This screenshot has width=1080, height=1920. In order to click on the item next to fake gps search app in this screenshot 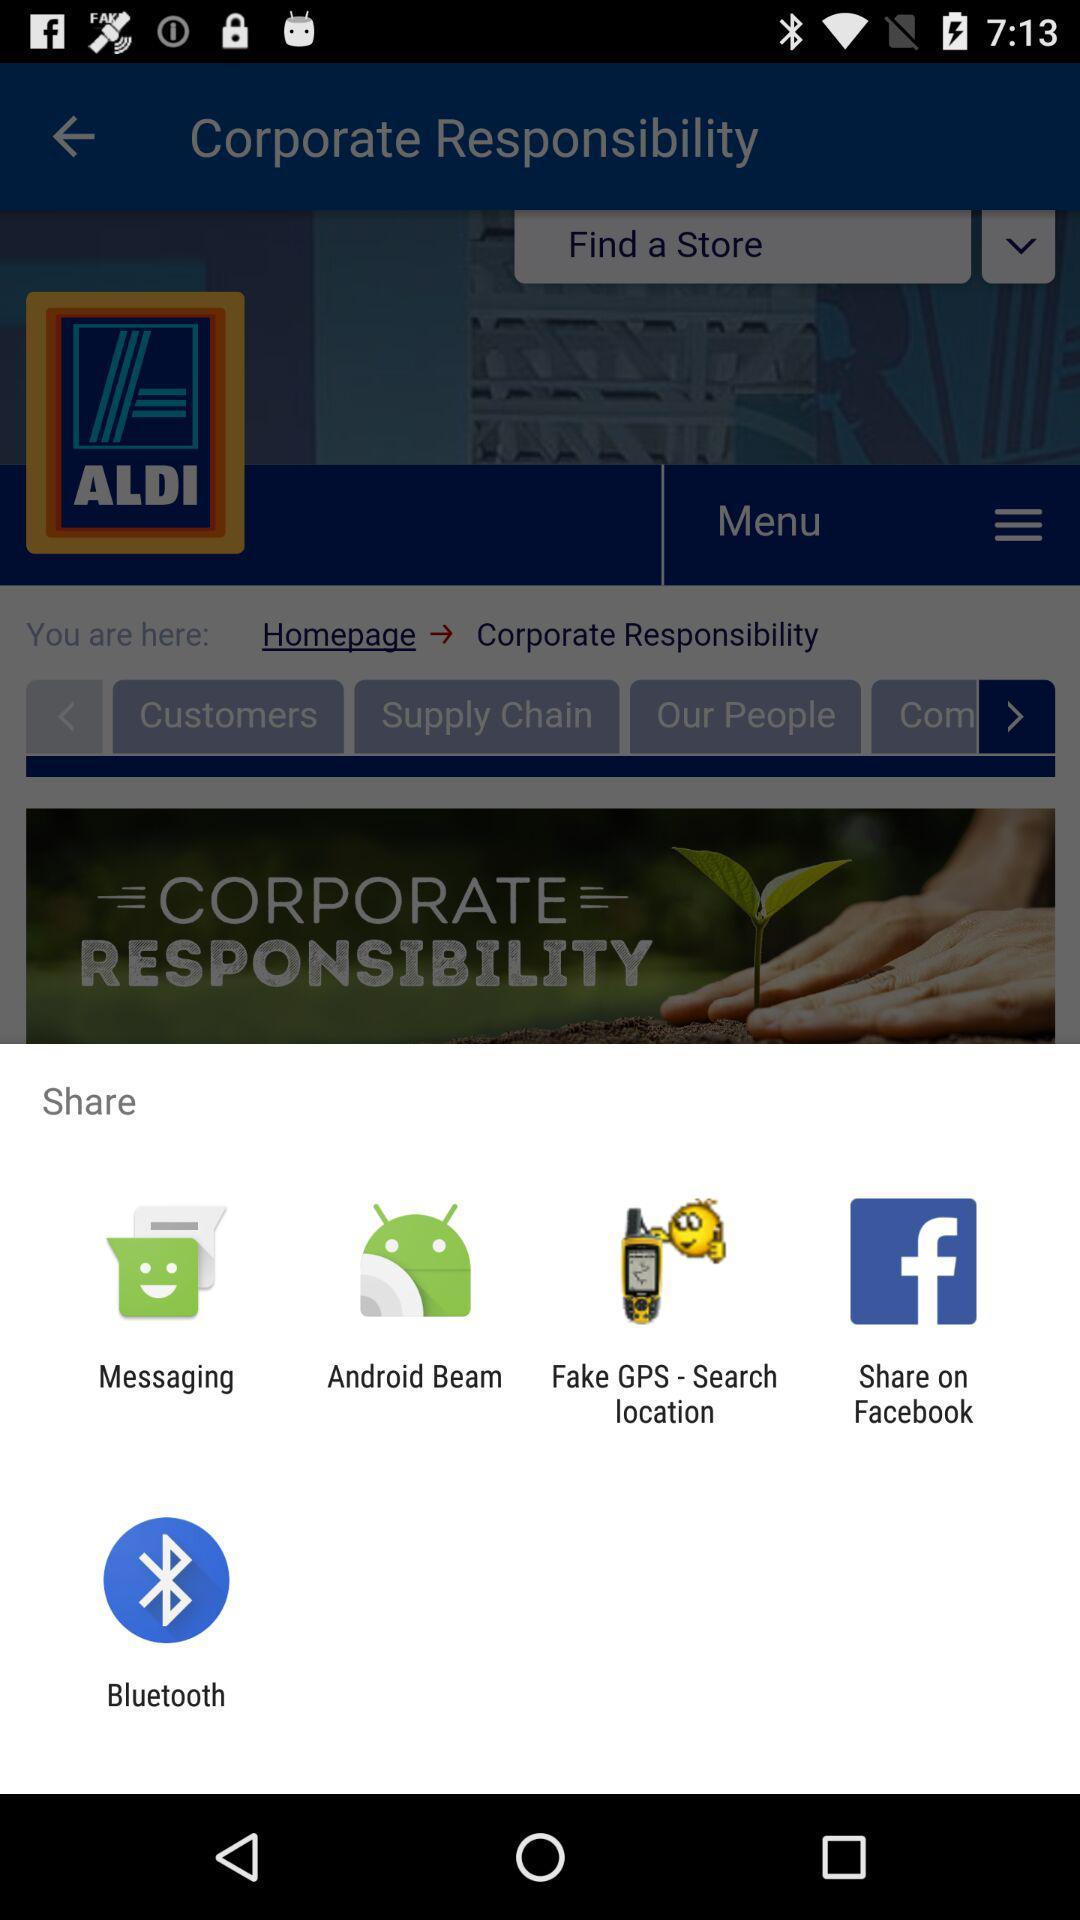, I will do `click(414, 1392)`.